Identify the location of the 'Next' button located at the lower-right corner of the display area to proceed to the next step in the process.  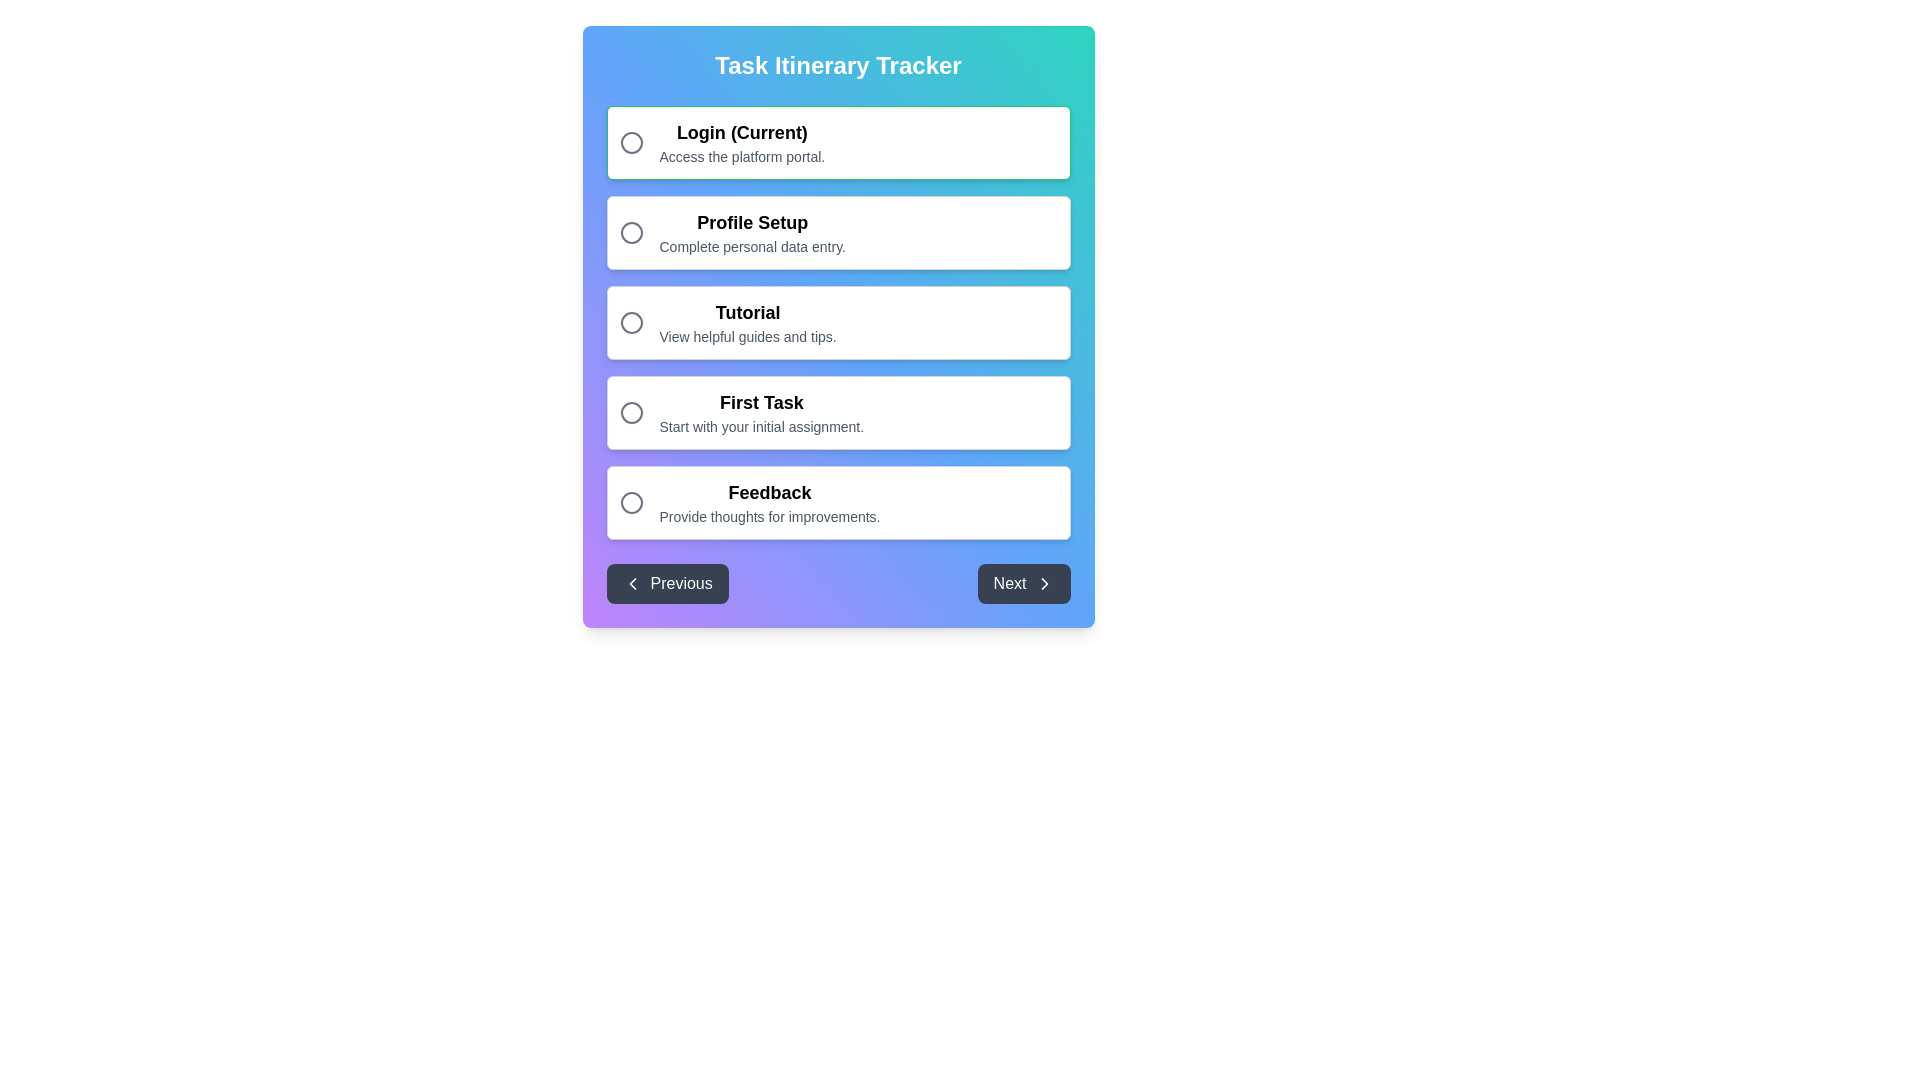
(1024, 583).